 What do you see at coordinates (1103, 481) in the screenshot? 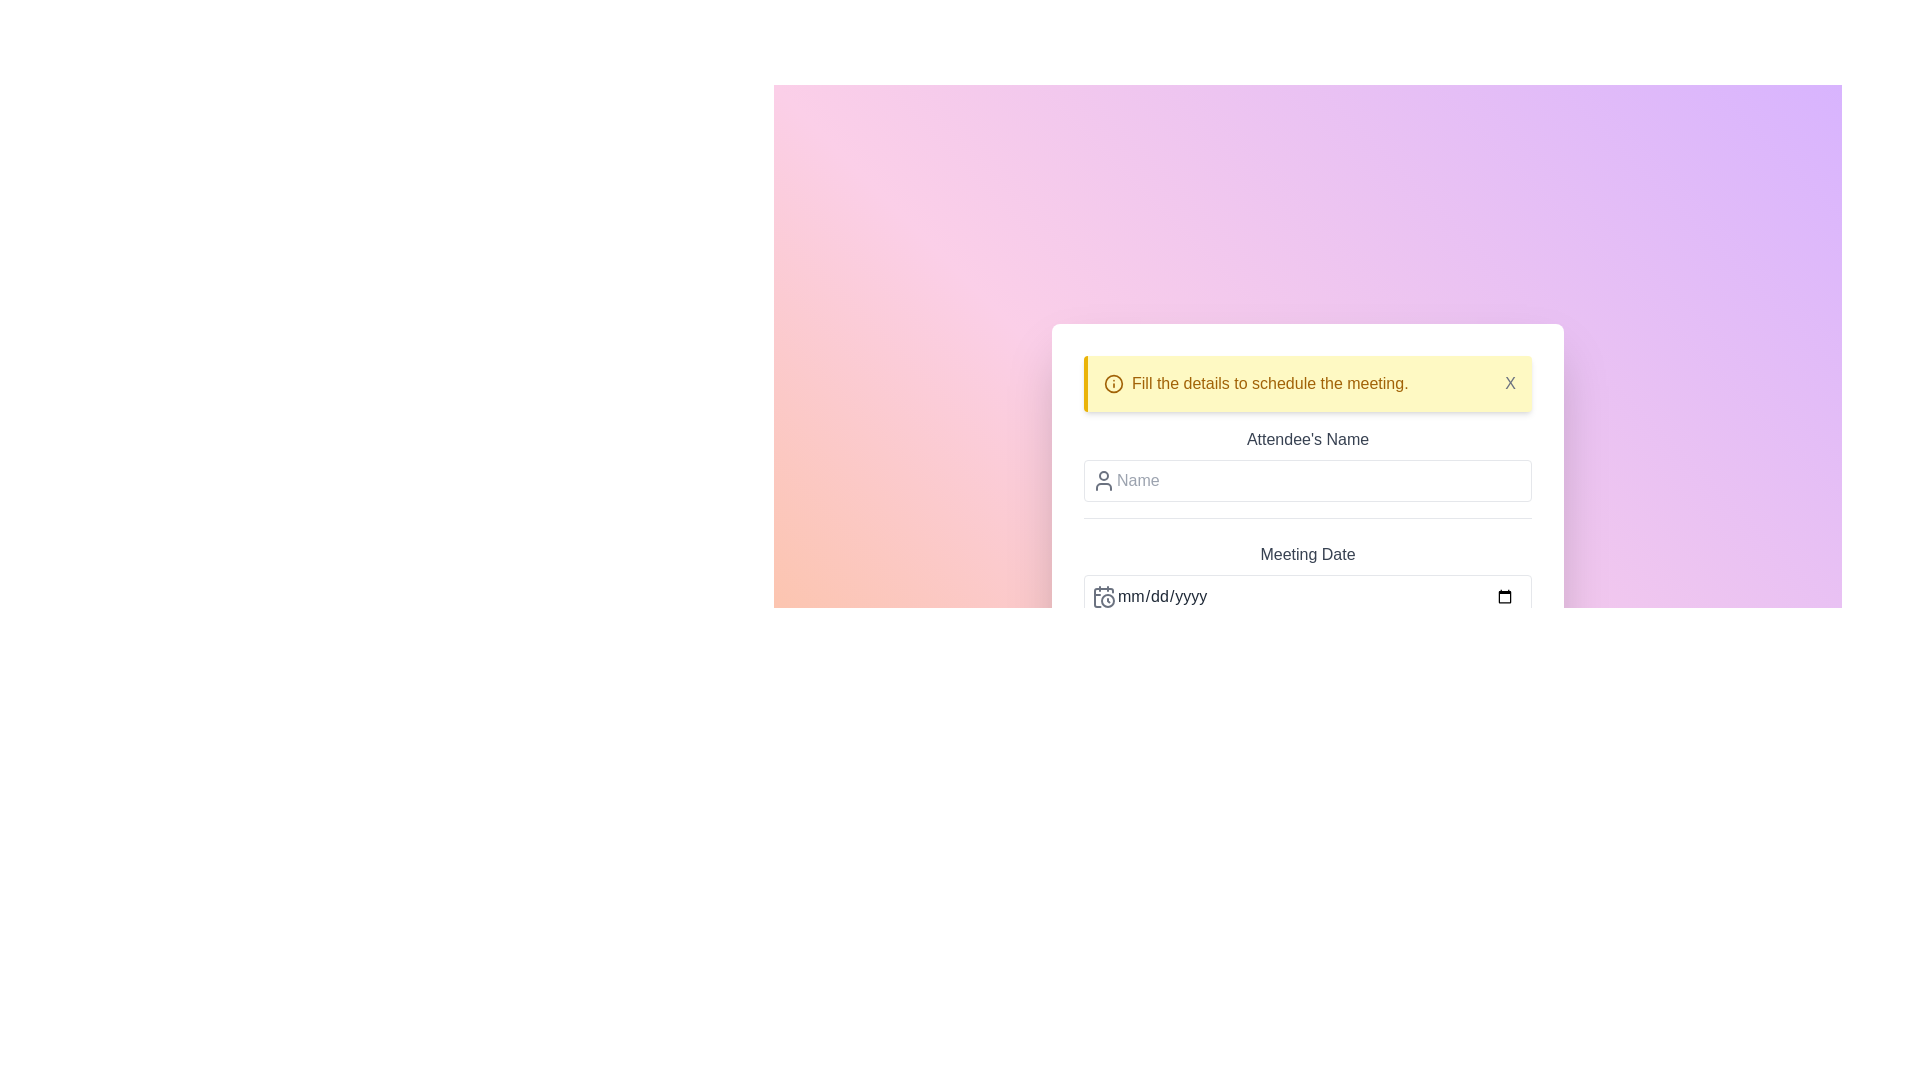
I see `the user avatar icon located to the left of the 'Name' text input field, which is lightly styled with a grayish color` at bounding box center [1103, 481].